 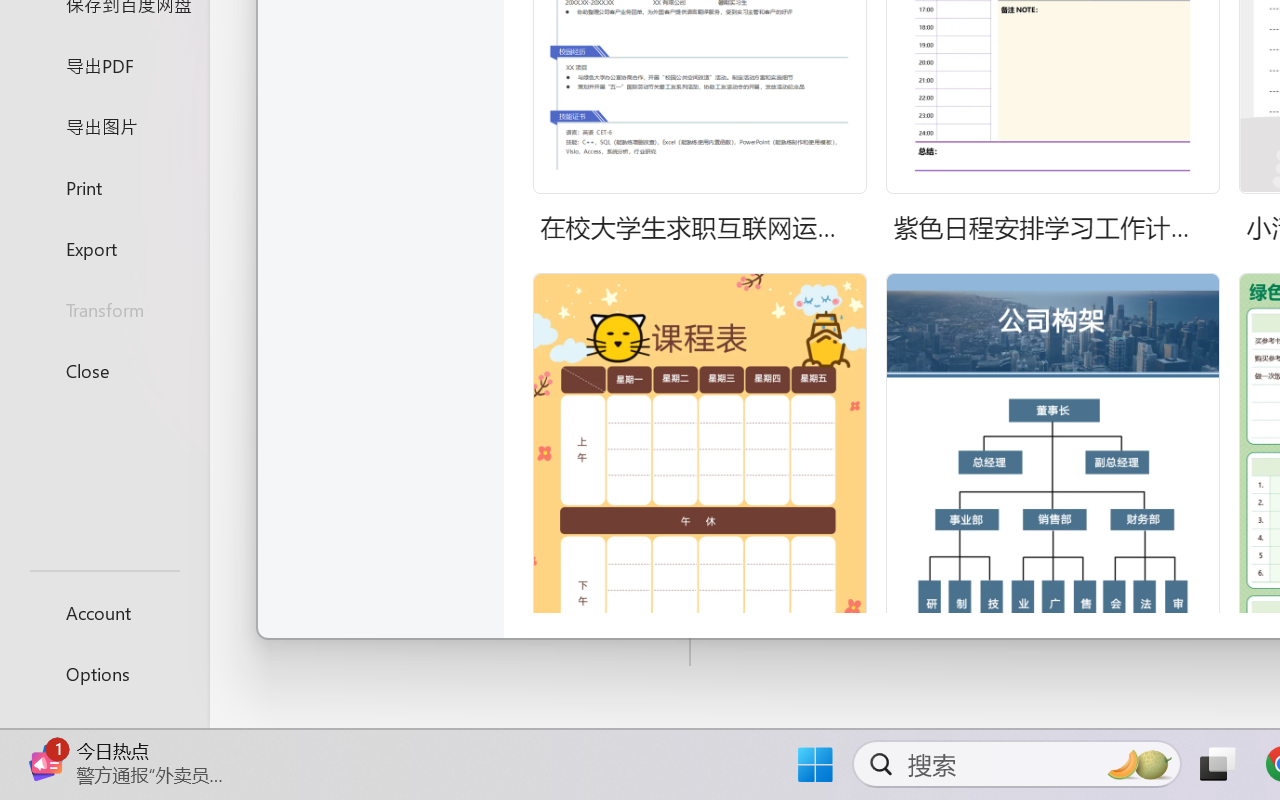 I want to click on 'Options', so click(x=103, y=673).